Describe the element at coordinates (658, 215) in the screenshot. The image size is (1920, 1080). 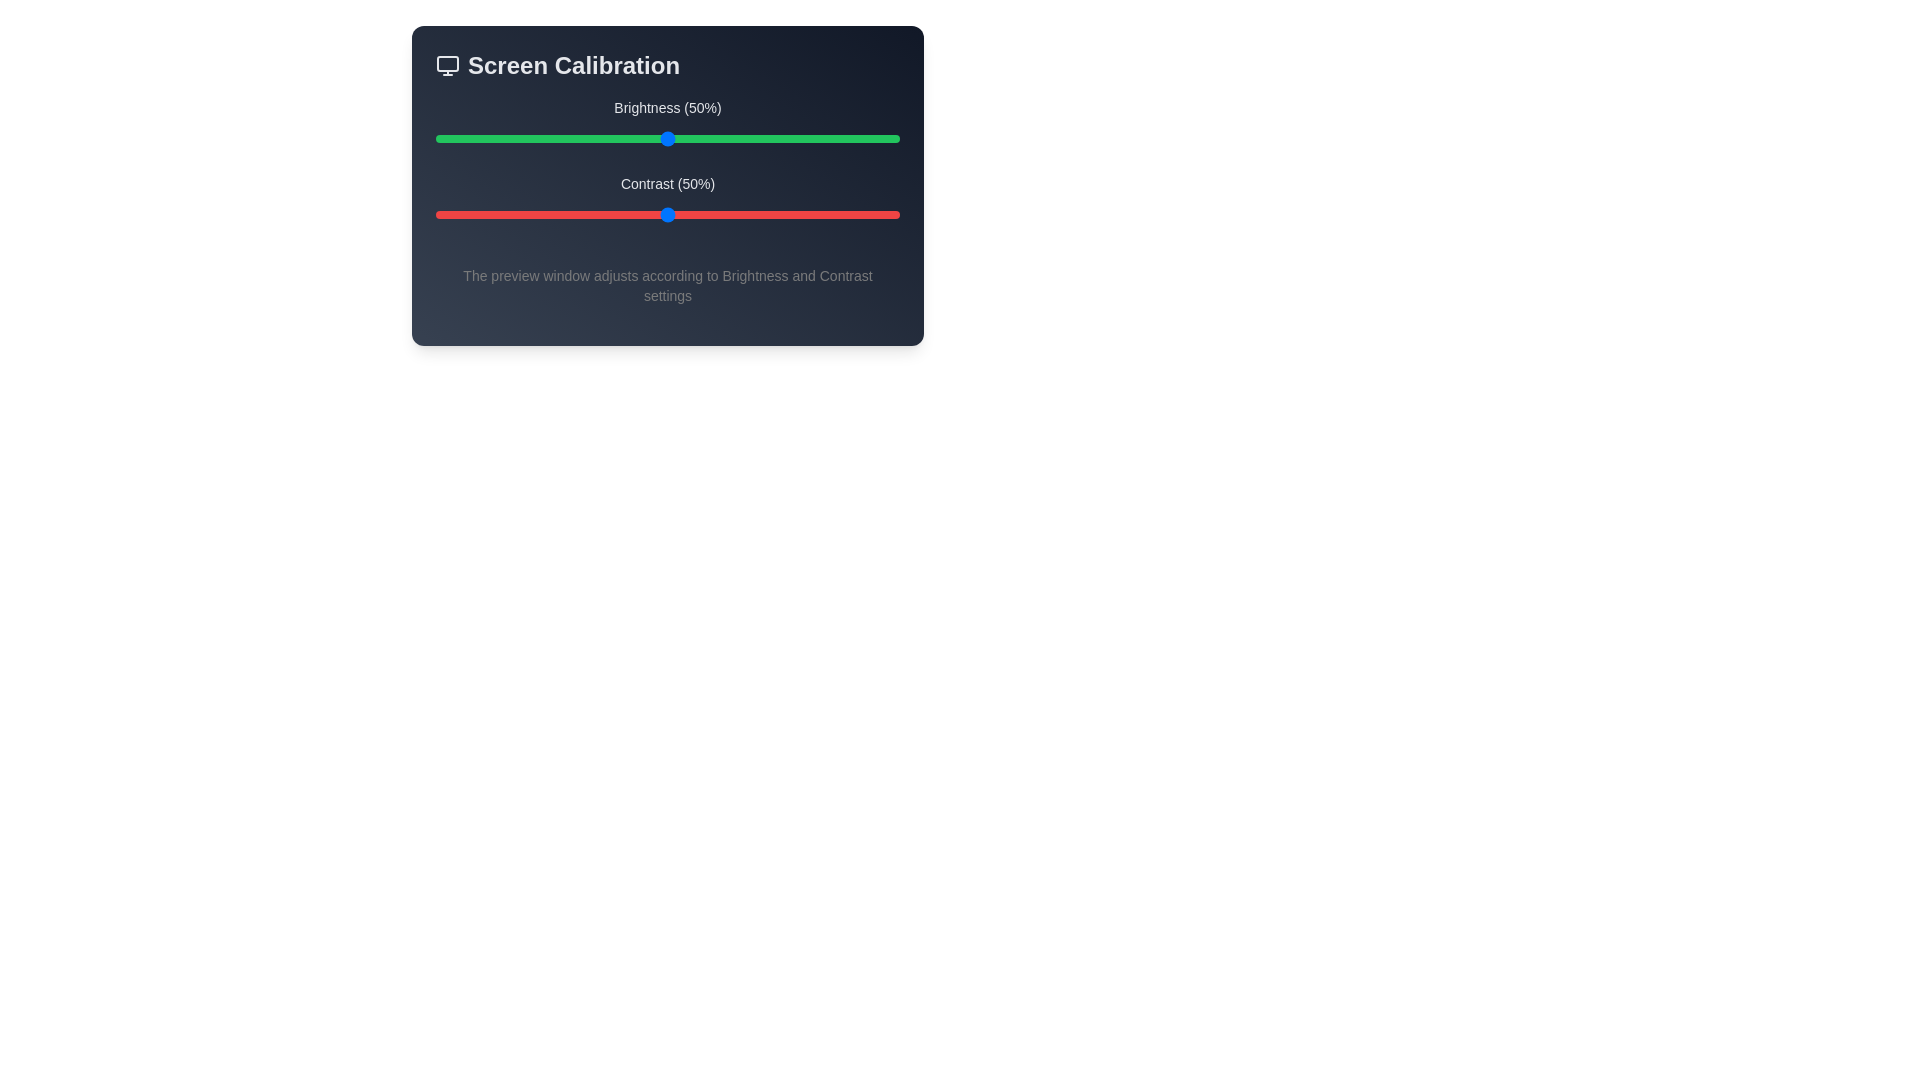
I see `the contrast slider to 48%` at that location.